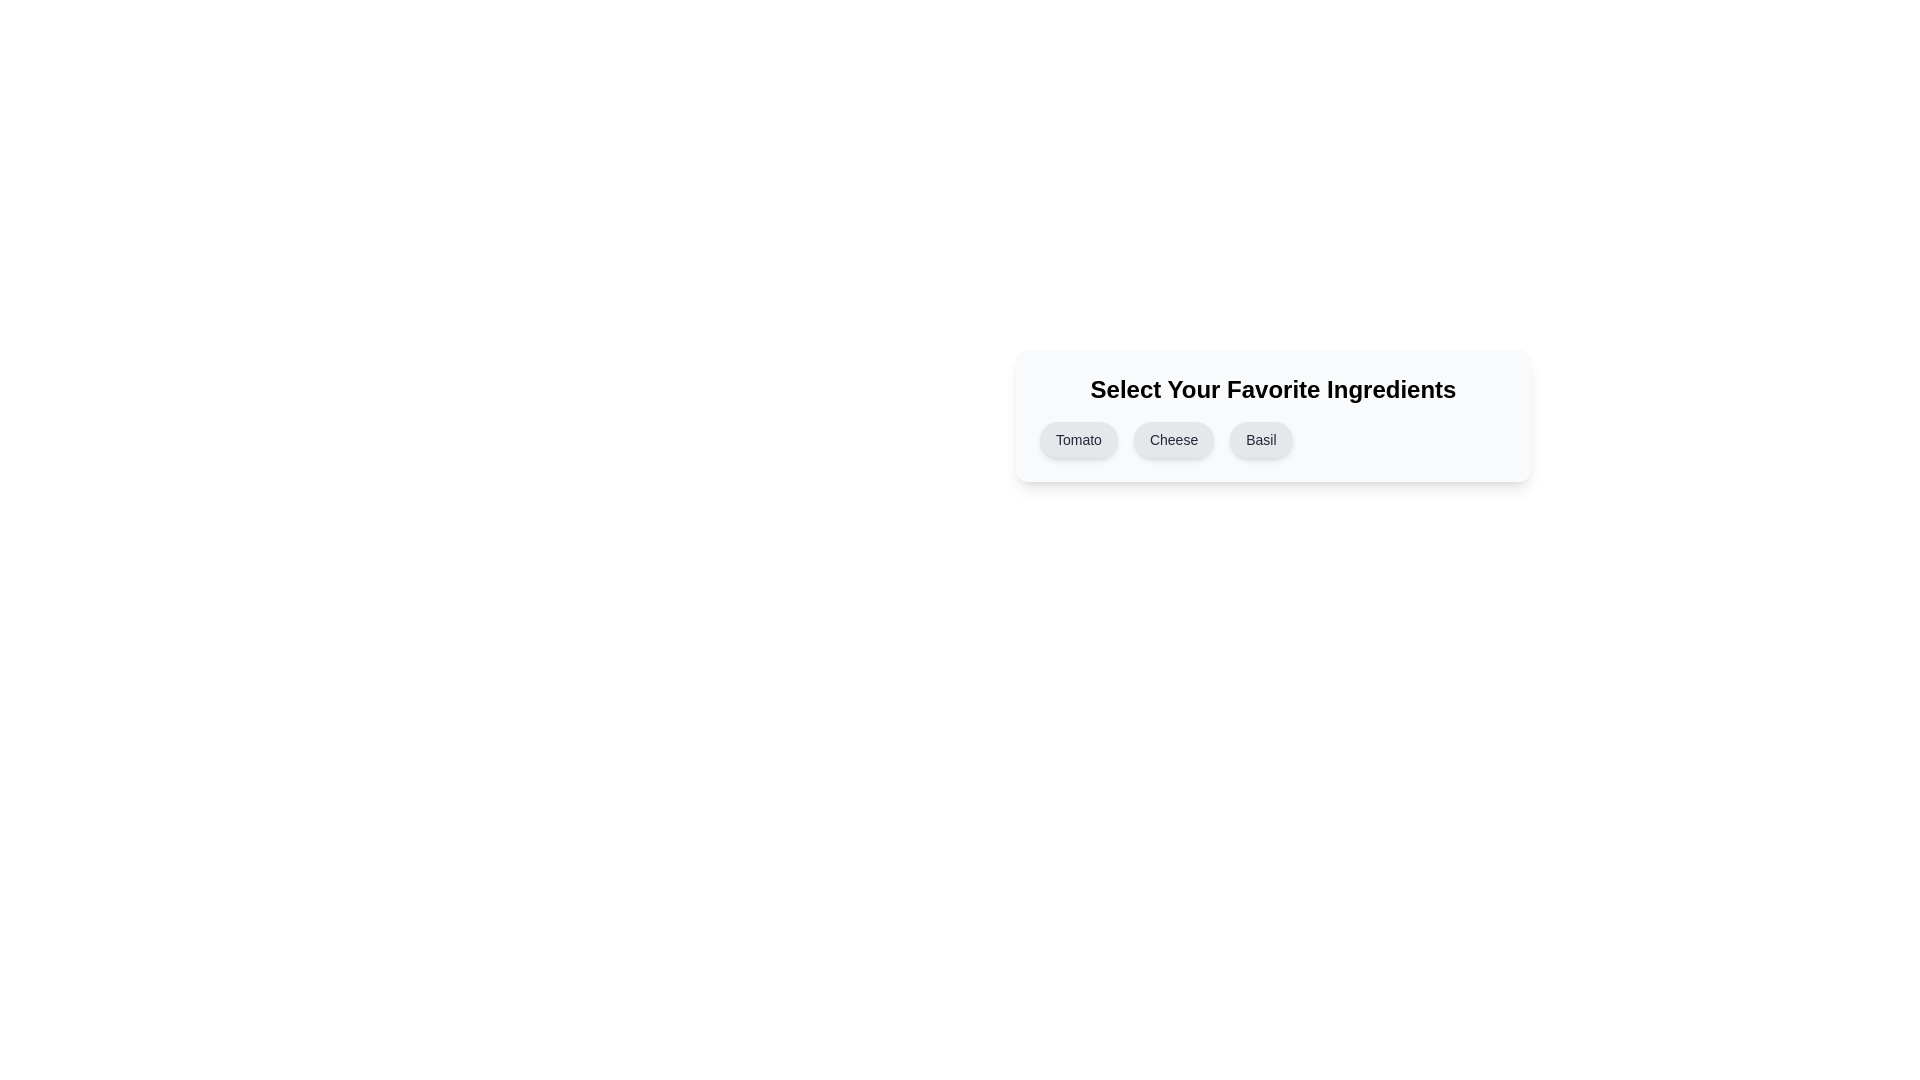  What do you see at coordinates (1260, 438) in the screenshot?
I see `the button corresponding to the ingredient Basil` at bounding box center [1260, 438].